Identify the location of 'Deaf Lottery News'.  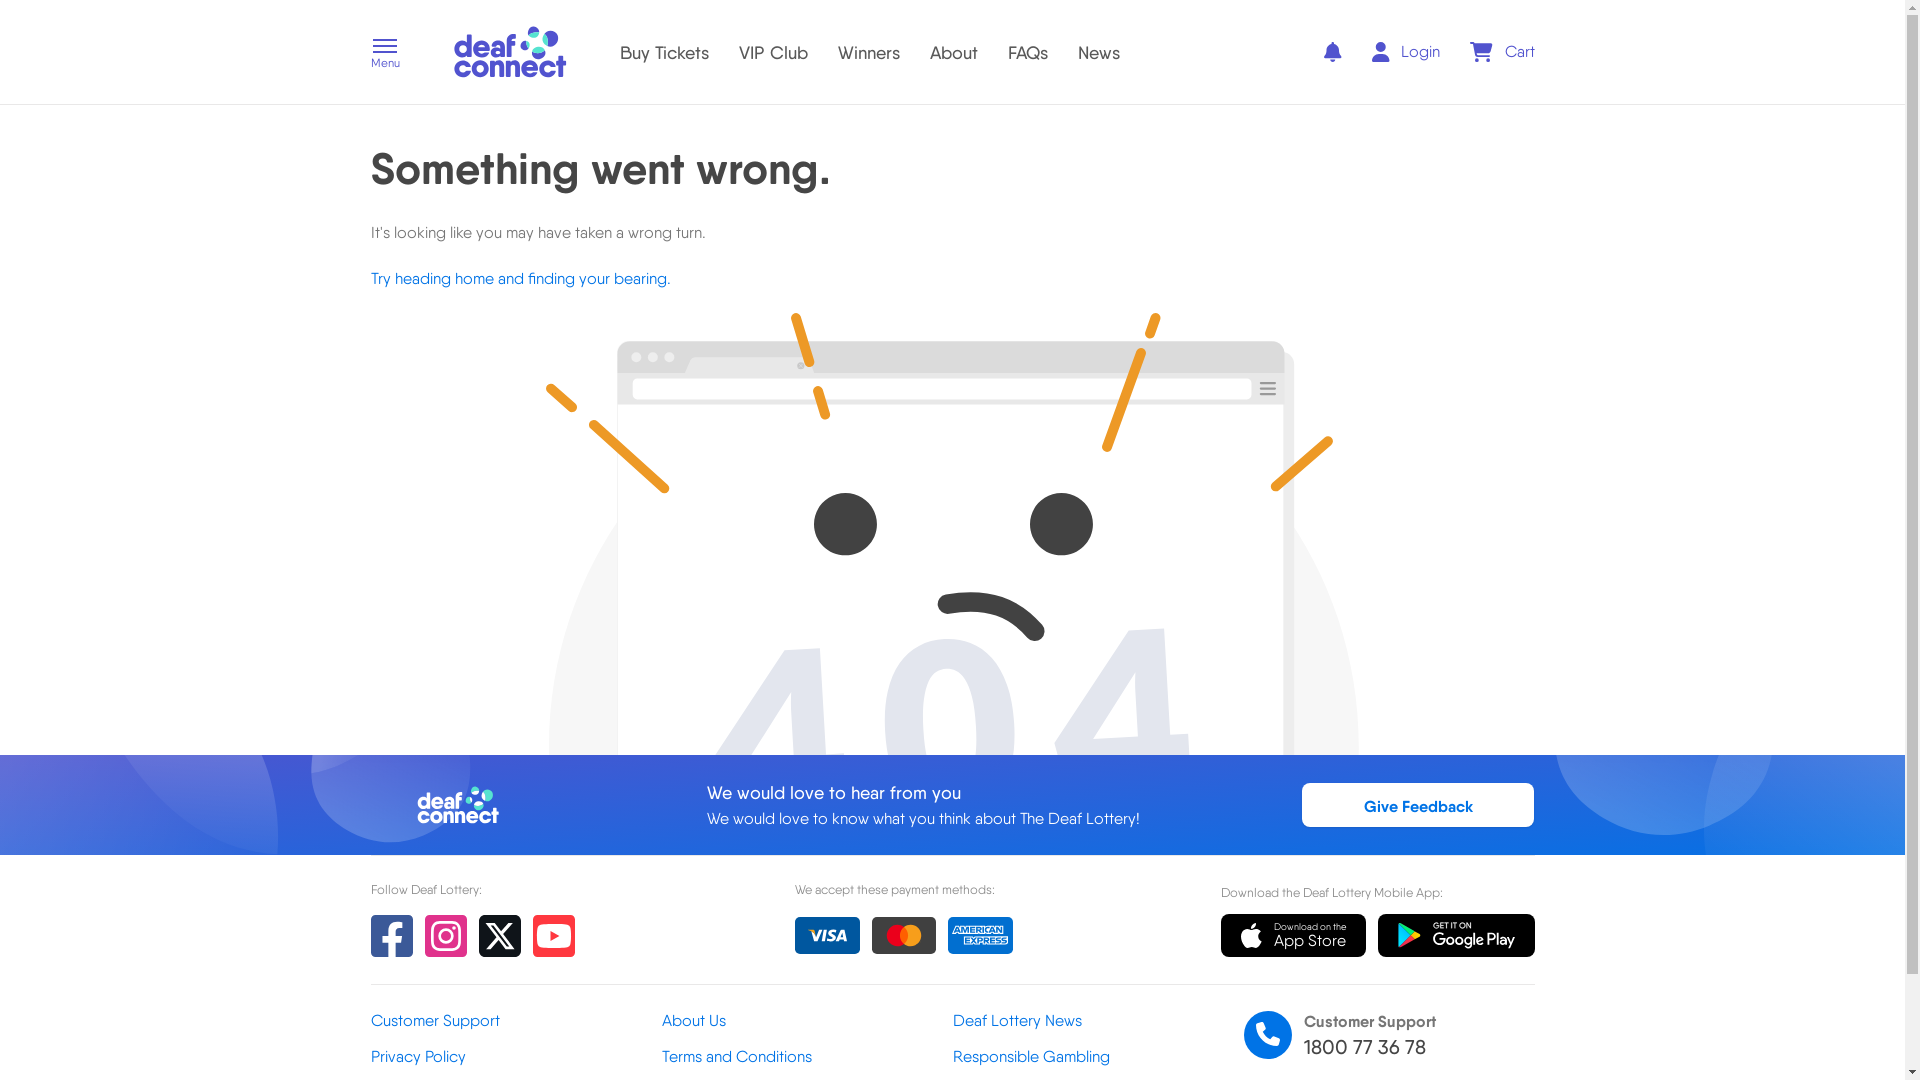
(1096, 1021).